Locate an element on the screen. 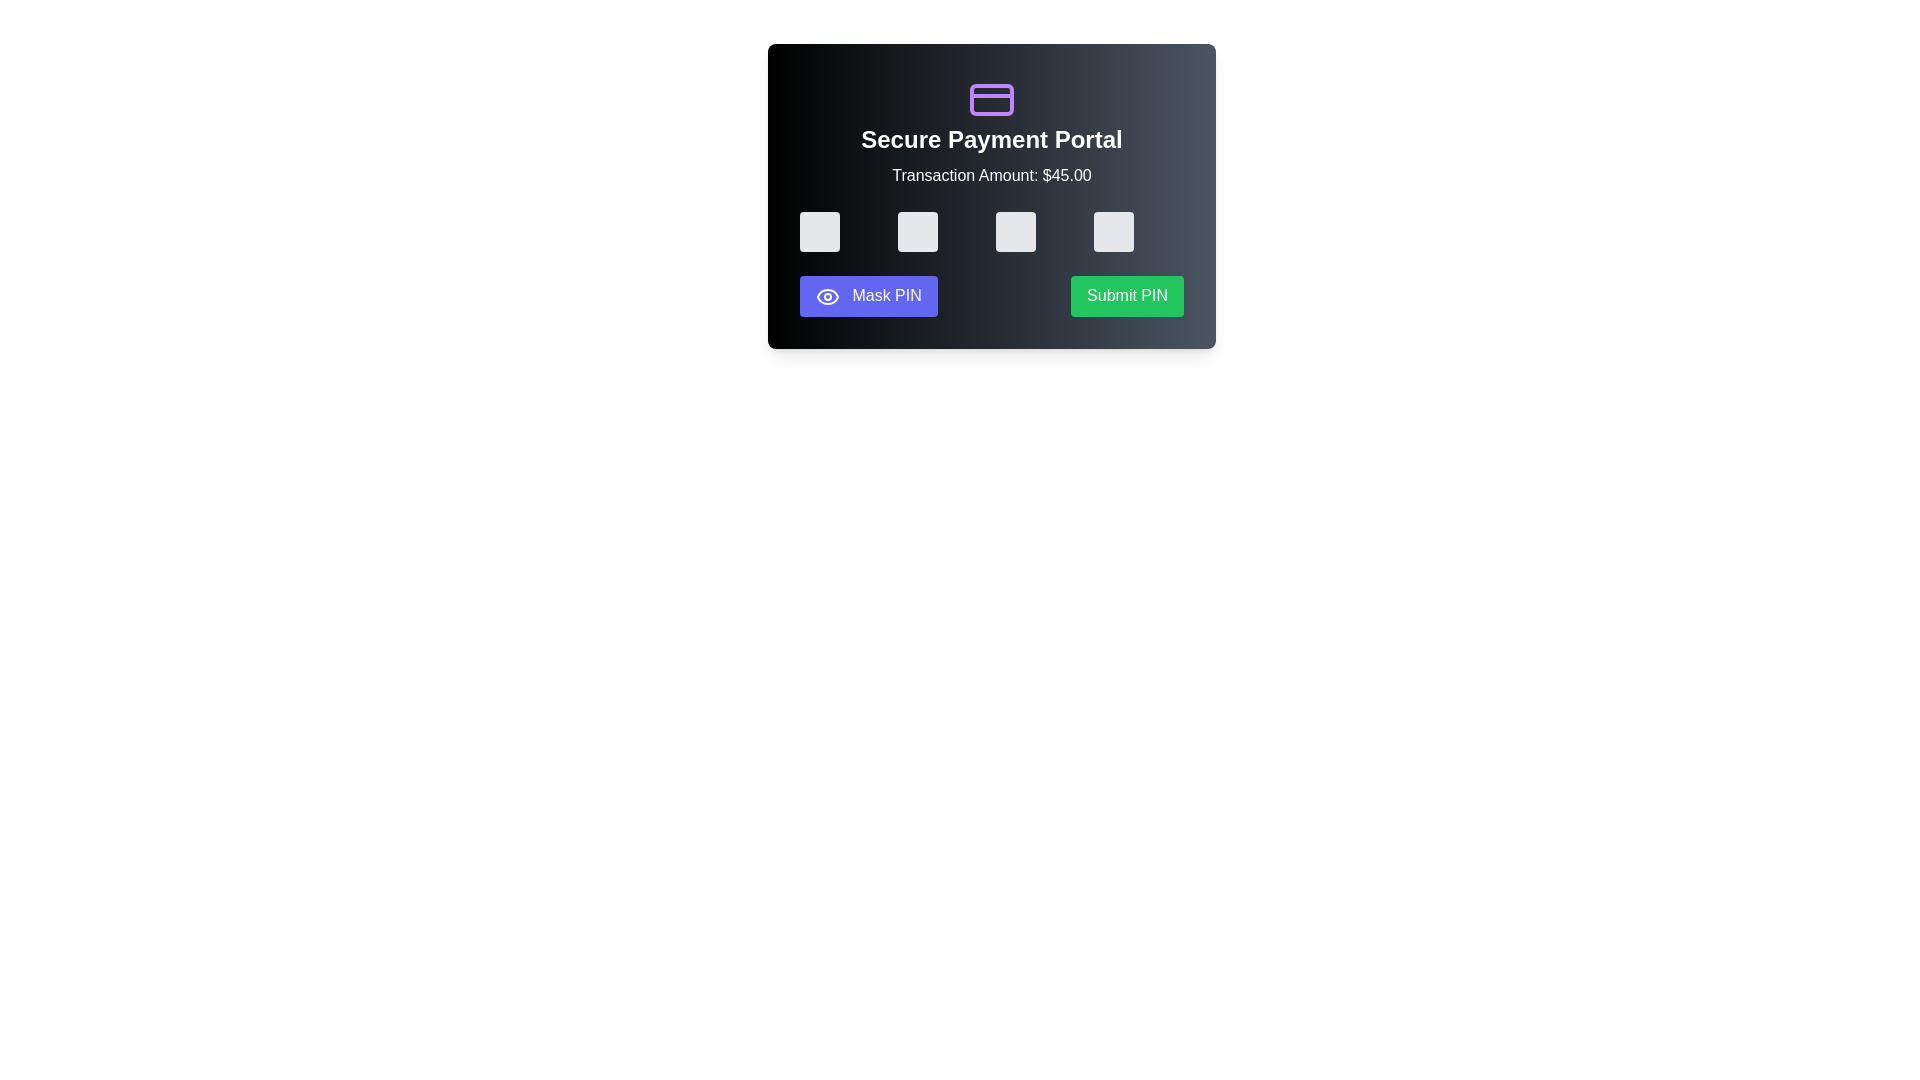 This screenshot has height=1080, width=1920. upper component of the credit card SVG icon located at the top center of the payment portal interface is located at coordinates (992, 100).